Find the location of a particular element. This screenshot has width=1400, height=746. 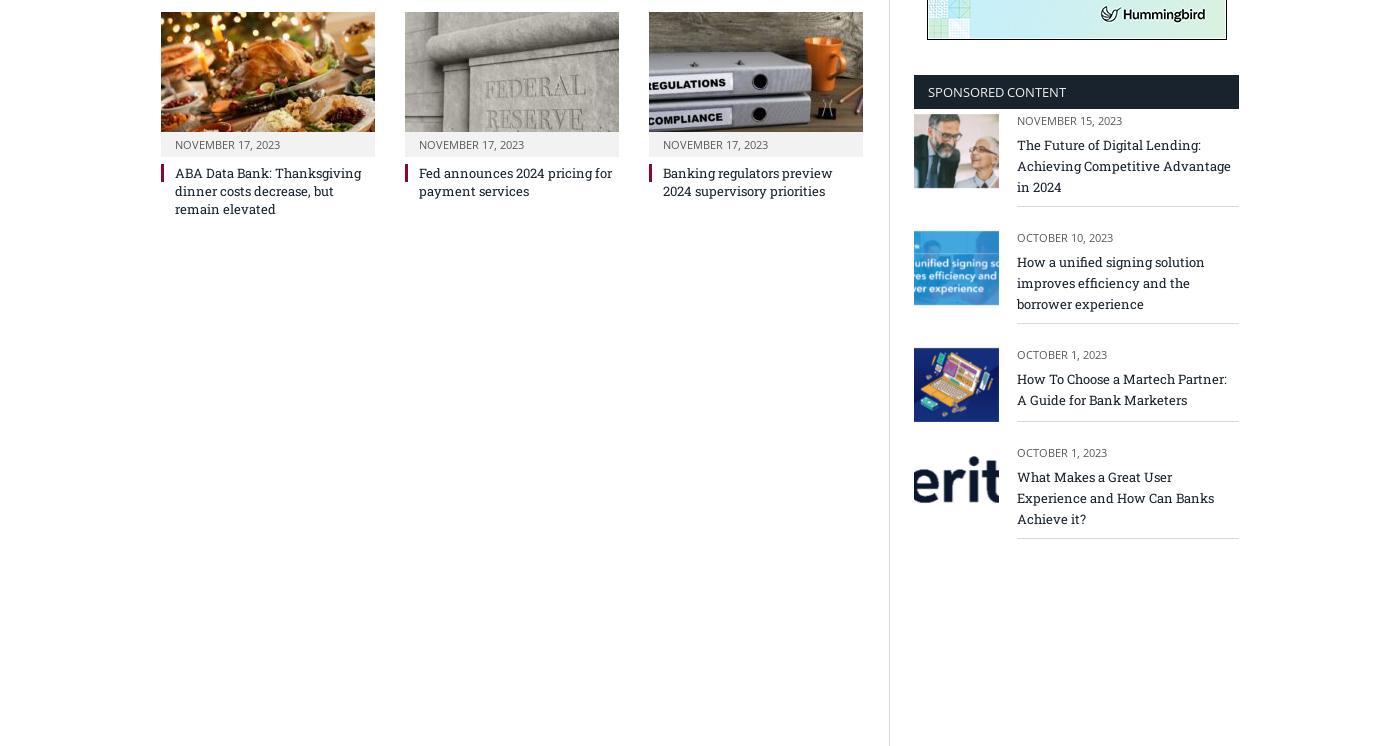

'The Future of Digital Lending: Achieving Competitive Advantage in 2024' is located at coordinates (1124, 165).